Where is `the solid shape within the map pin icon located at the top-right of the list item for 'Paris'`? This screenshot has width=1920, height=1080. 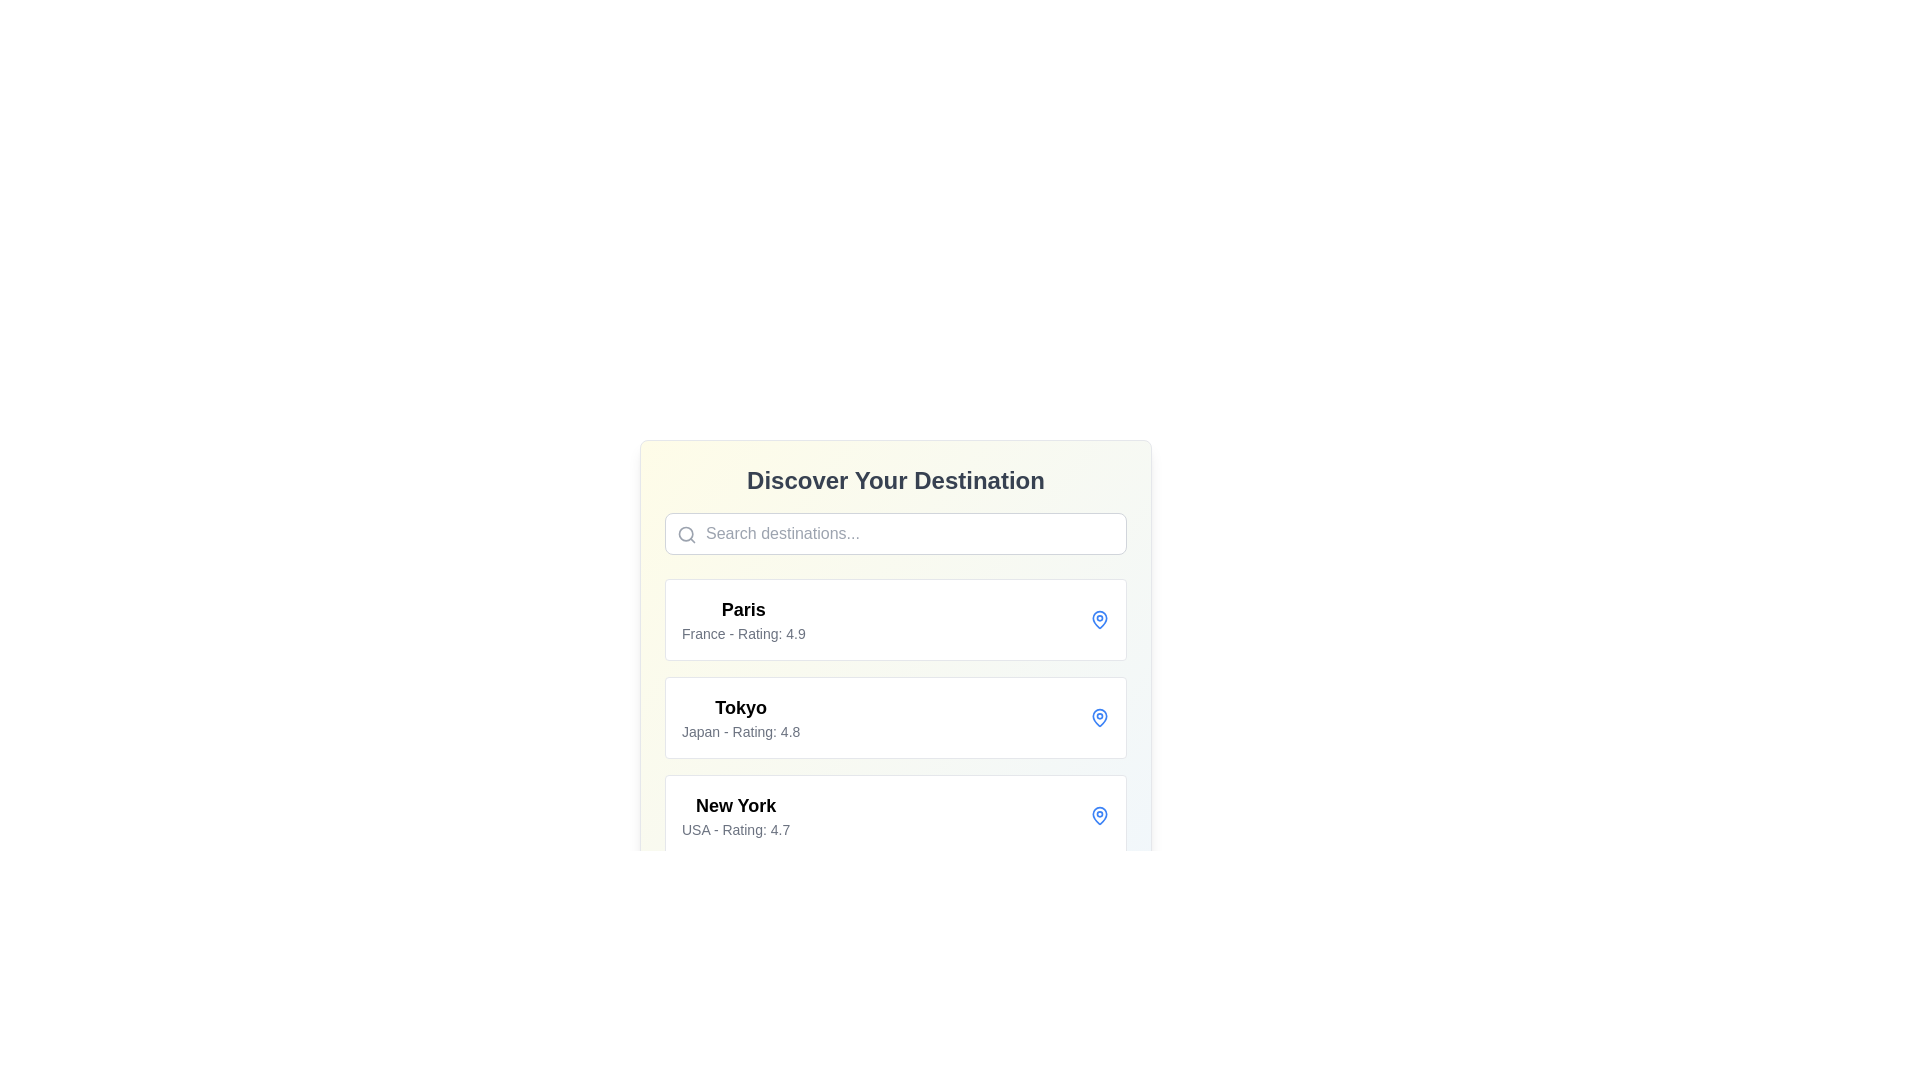 the solid shape within the map pin icon located at the top-right of the list item for 'Paris' is located at coordinates (1098, 619).